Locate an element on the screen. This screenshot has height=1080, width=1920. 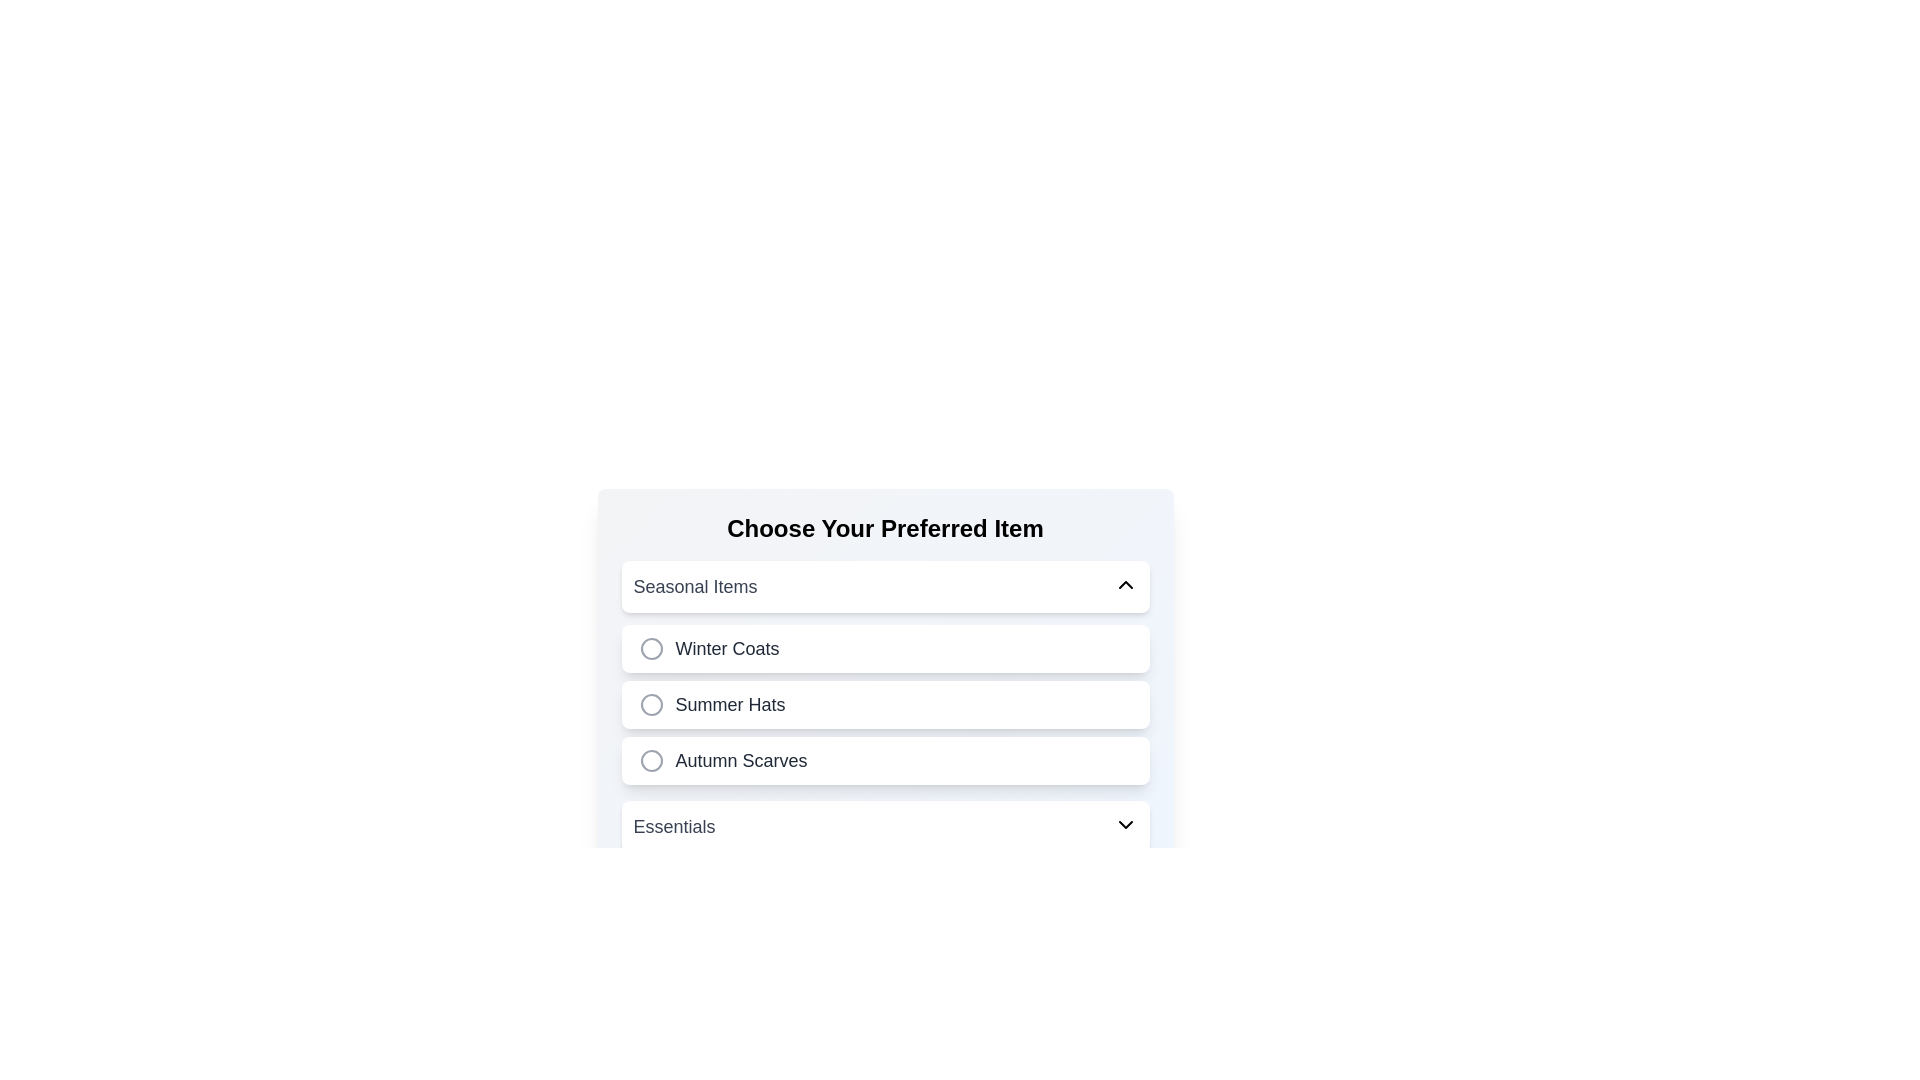
the radio button for the option 'Autumn Scarves' is located at coordinates (651, 760).